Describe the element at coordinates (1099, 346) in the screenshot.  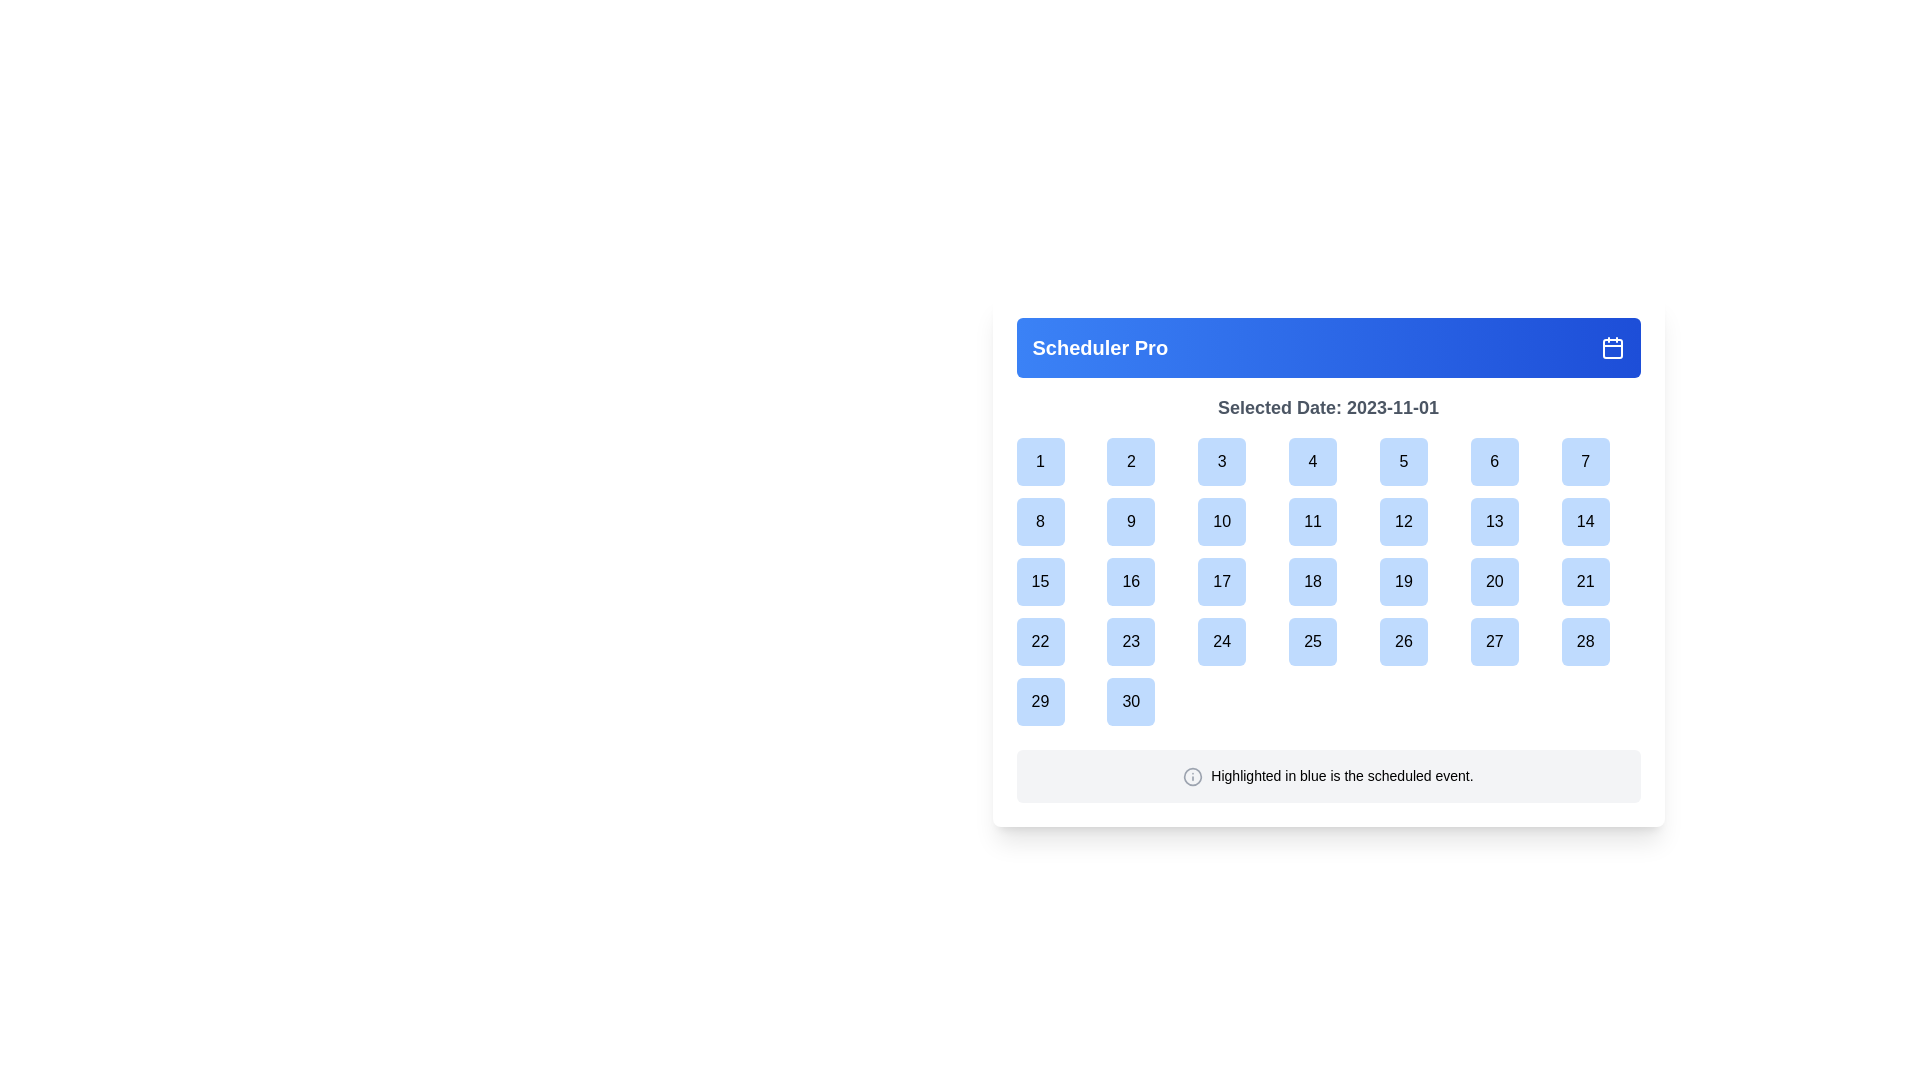
I see `the static text label displaying 'Scheduler Pro' located in the header bar of the calendar interface` at that location.